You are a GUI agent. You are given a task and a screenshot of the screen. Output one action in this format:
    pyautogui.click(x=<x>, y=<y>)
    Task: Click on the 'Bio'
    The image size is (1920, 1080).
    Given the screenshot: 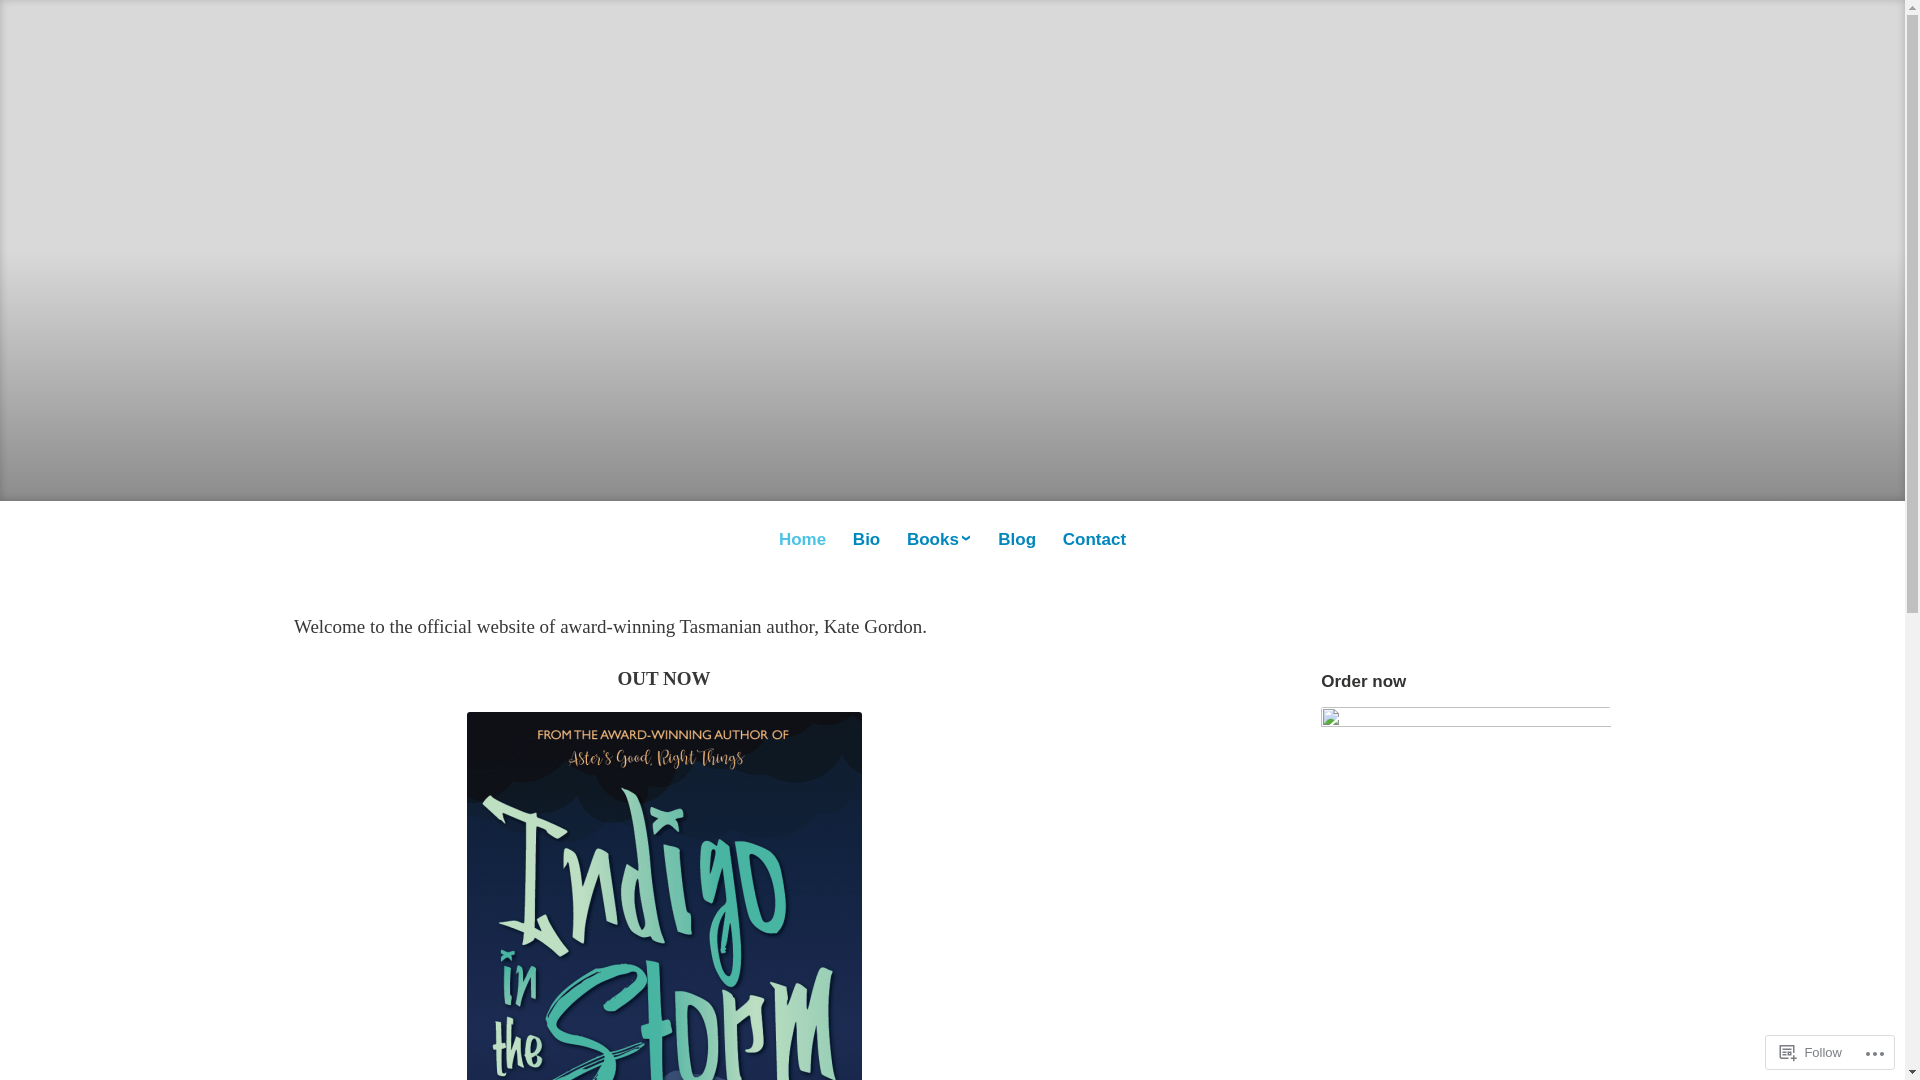 What is the action you would take?
    pyautogui.click(x=865, y=540)
    